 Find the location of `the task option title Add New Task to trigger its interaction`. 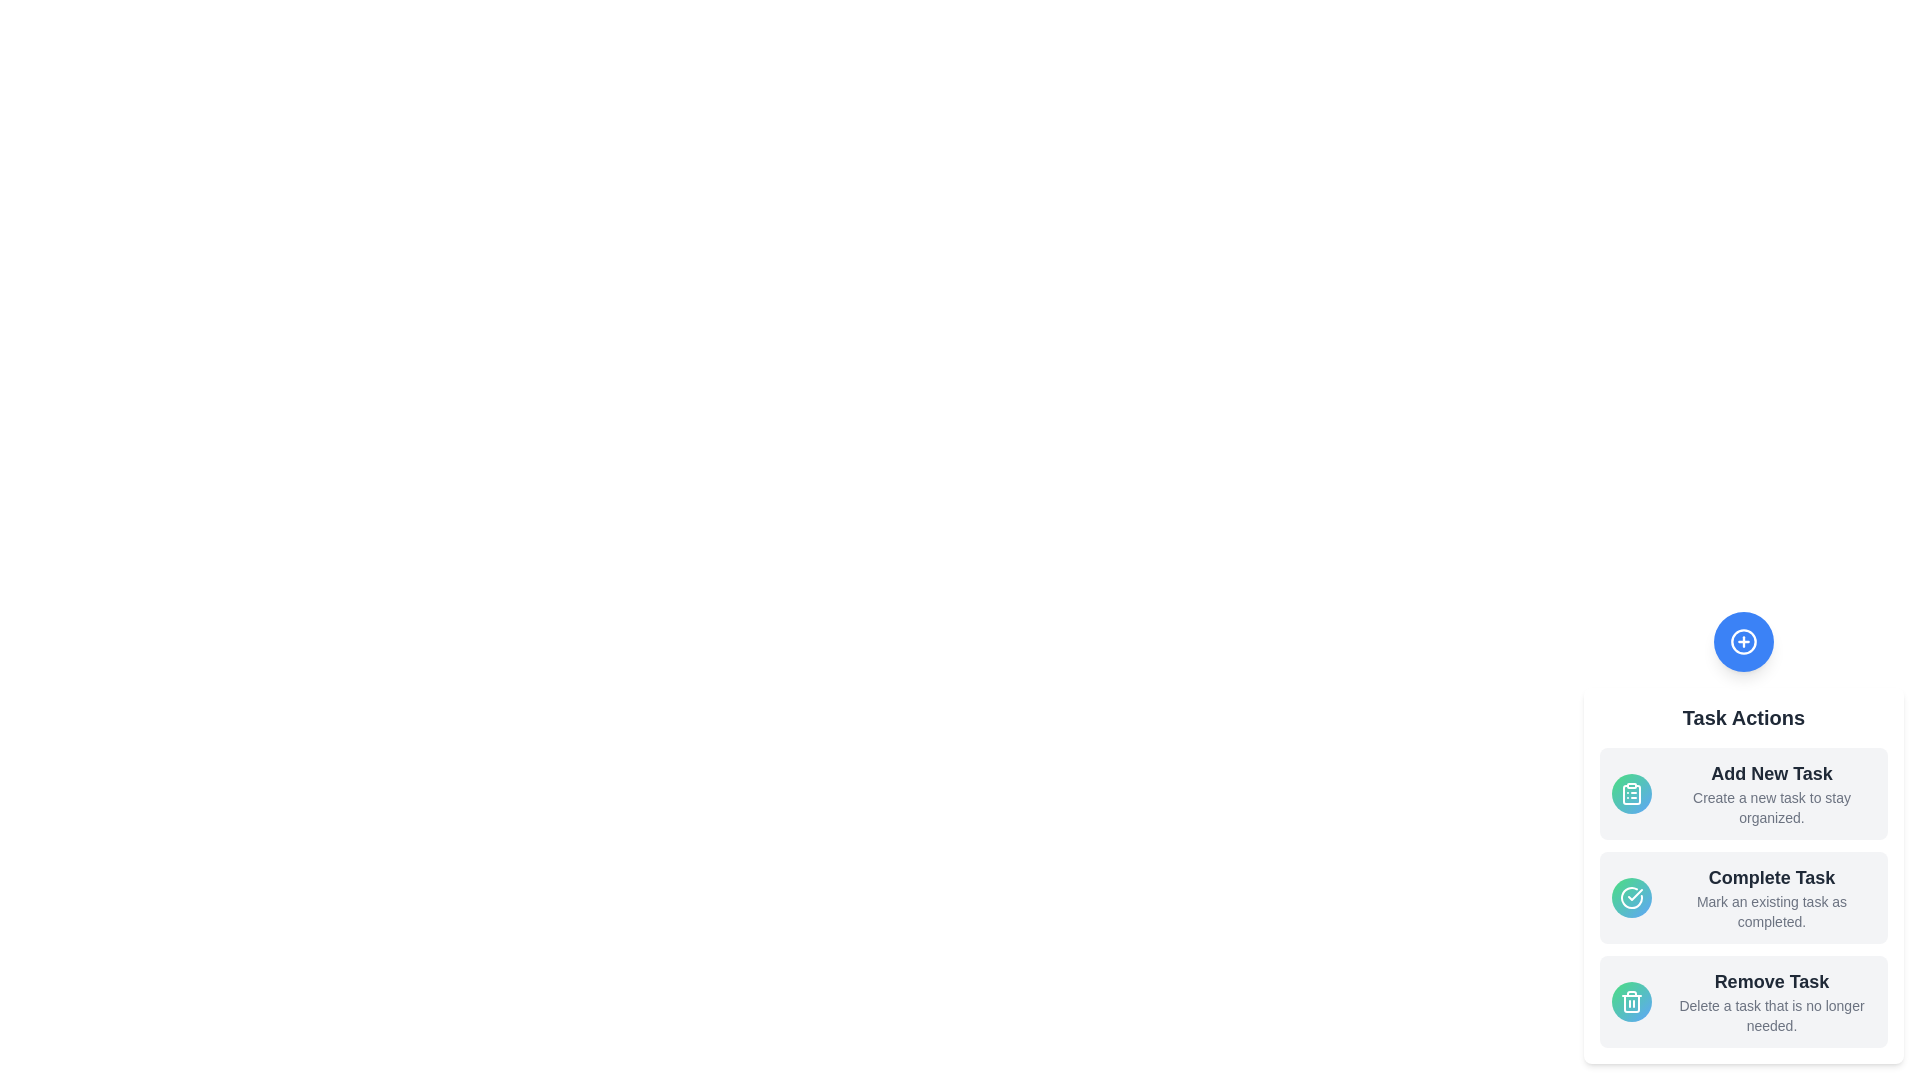

the task option title Add New Task to trigger its interaction is located at coordinates (1771, 773).